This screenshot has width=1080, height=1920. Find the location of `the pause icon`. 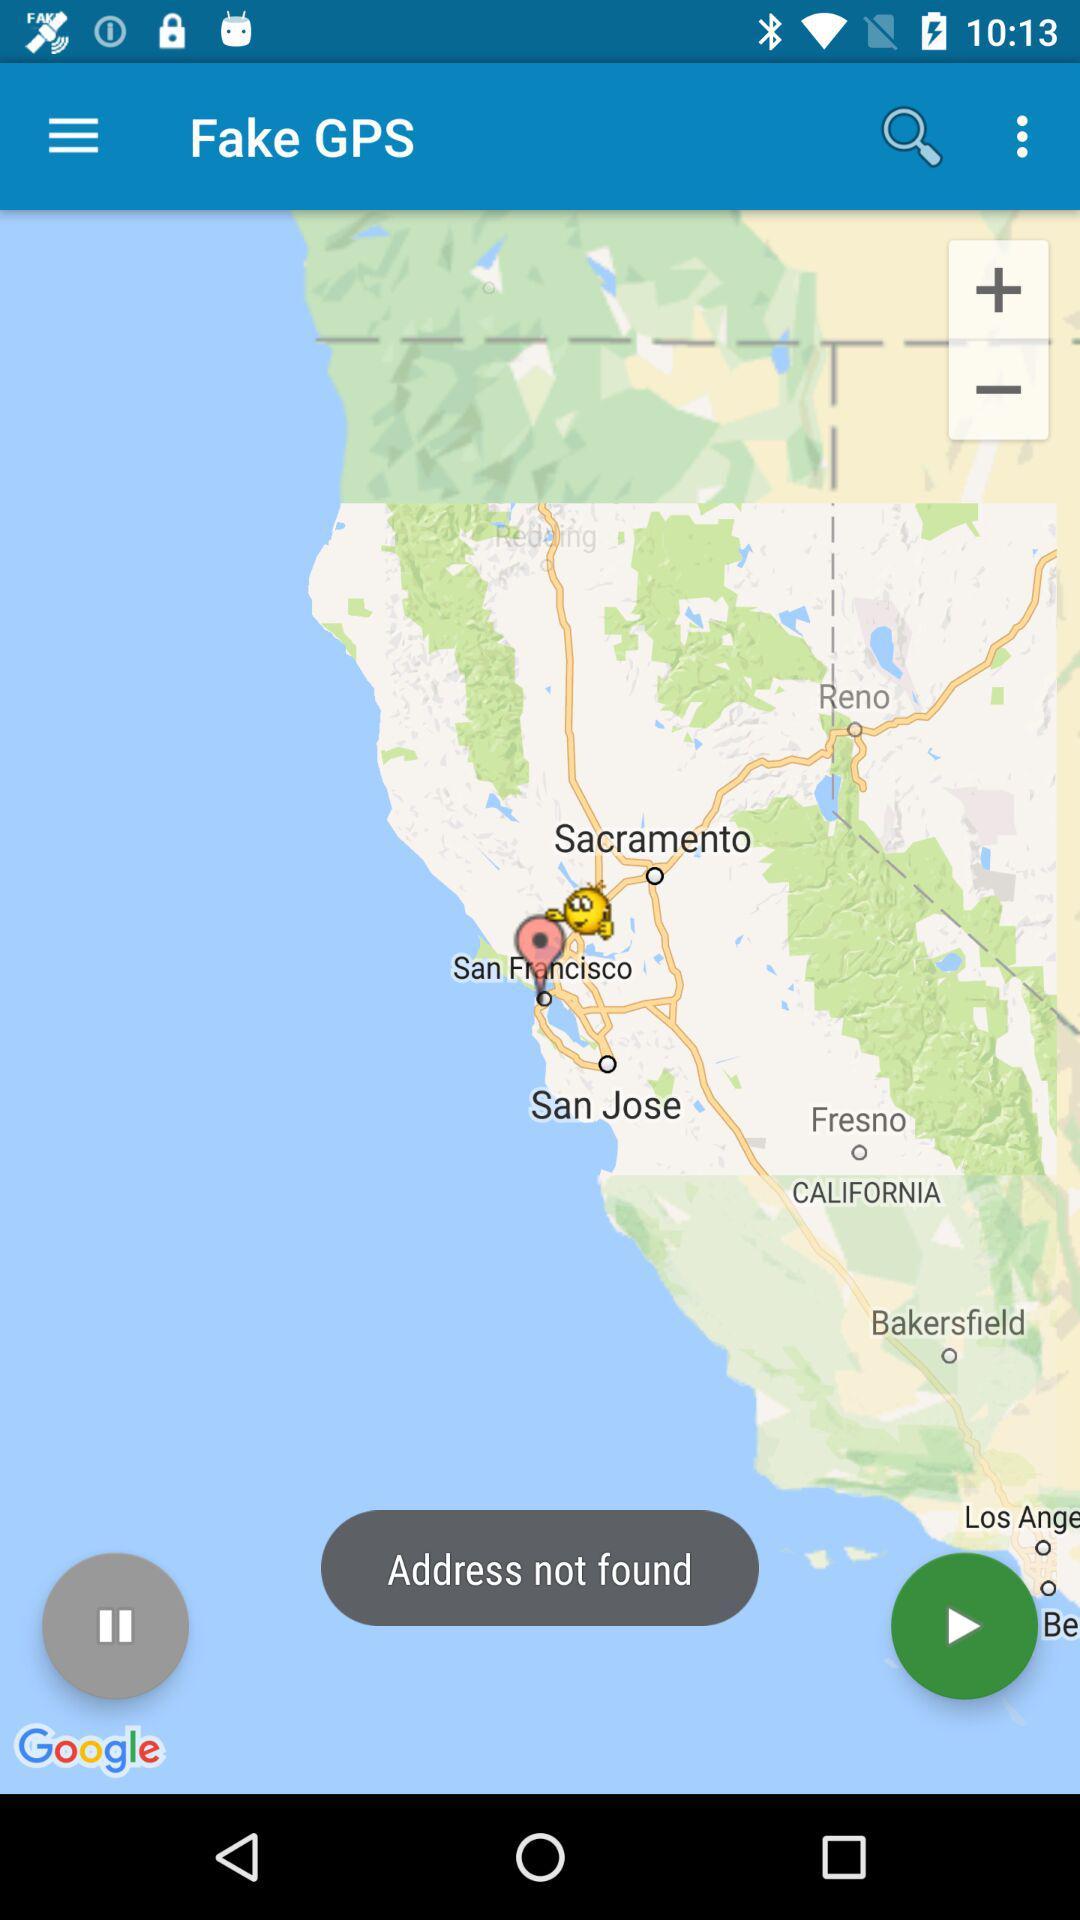

the pause icon is located at coordinates (115, 1626).